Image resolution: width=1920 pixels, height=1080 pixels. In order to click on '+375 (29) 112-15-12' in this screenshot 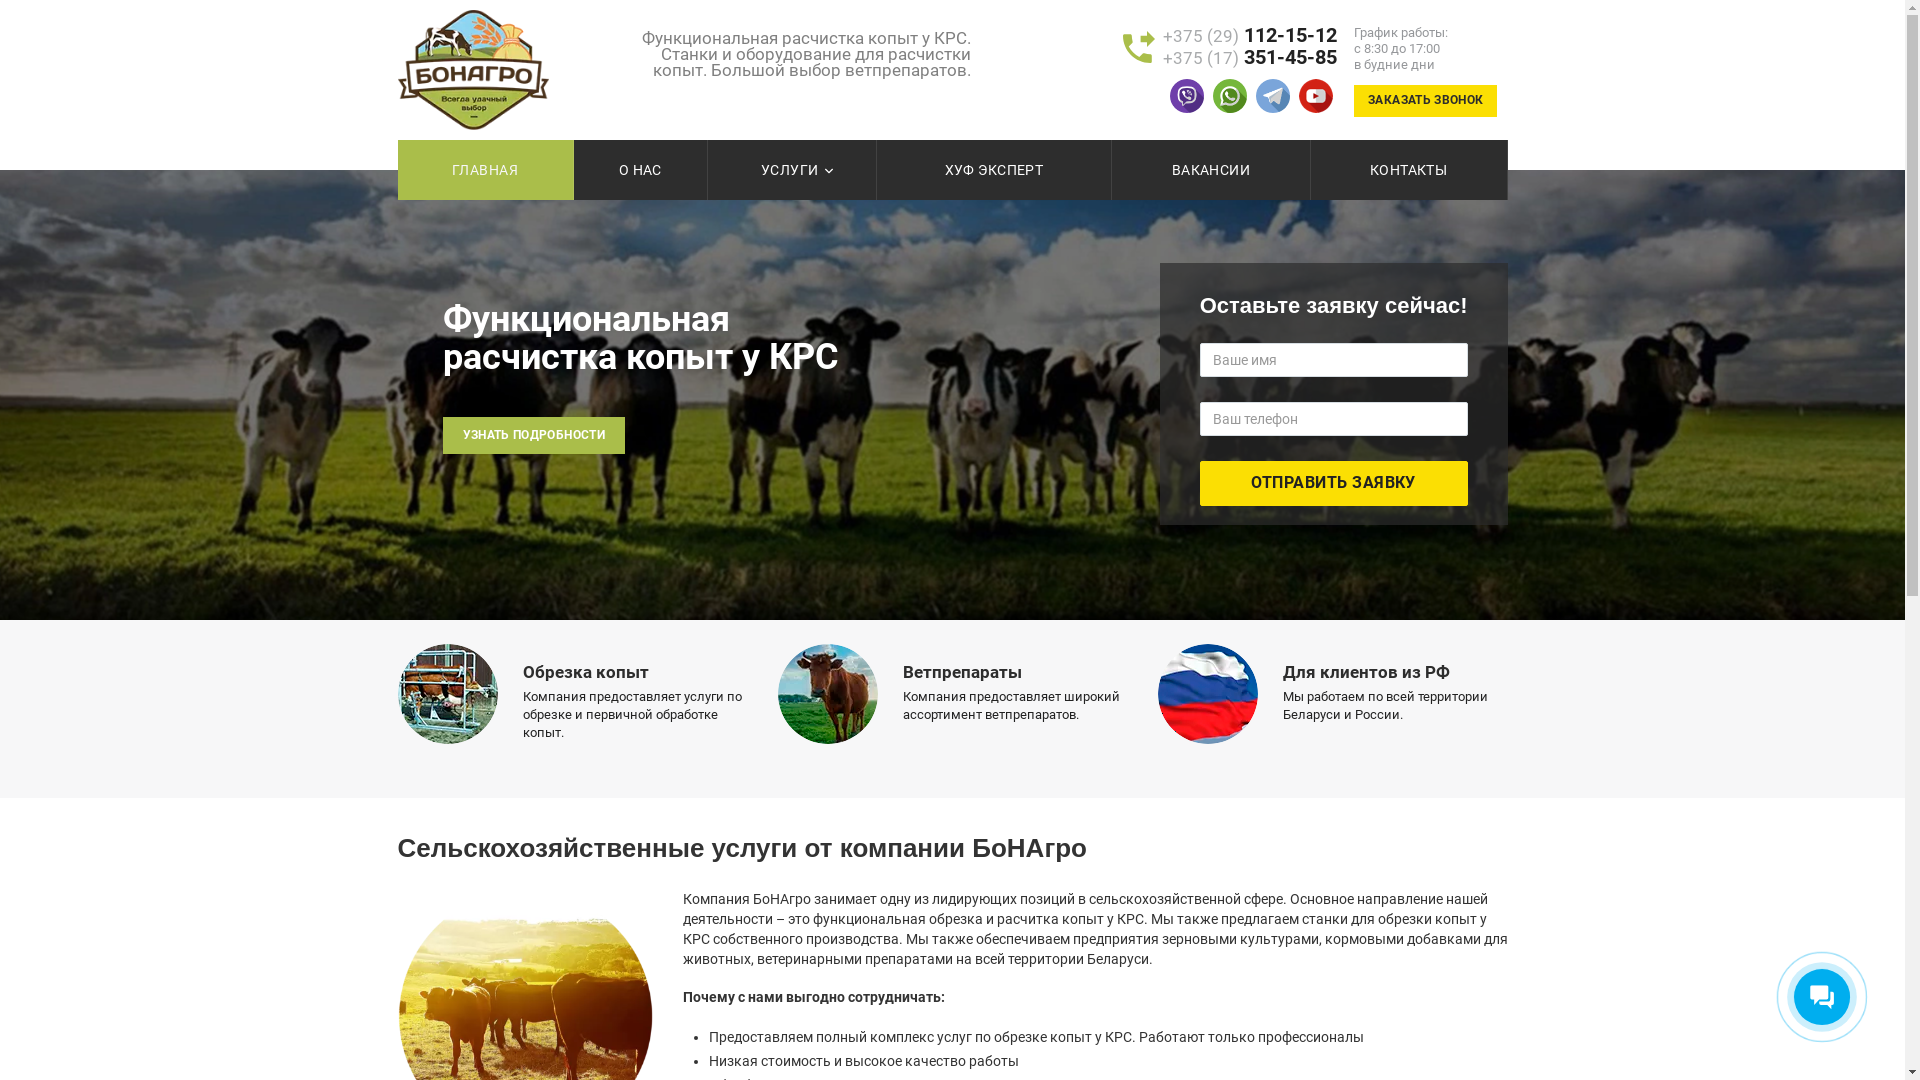, I will do `click(1248, 35)`.